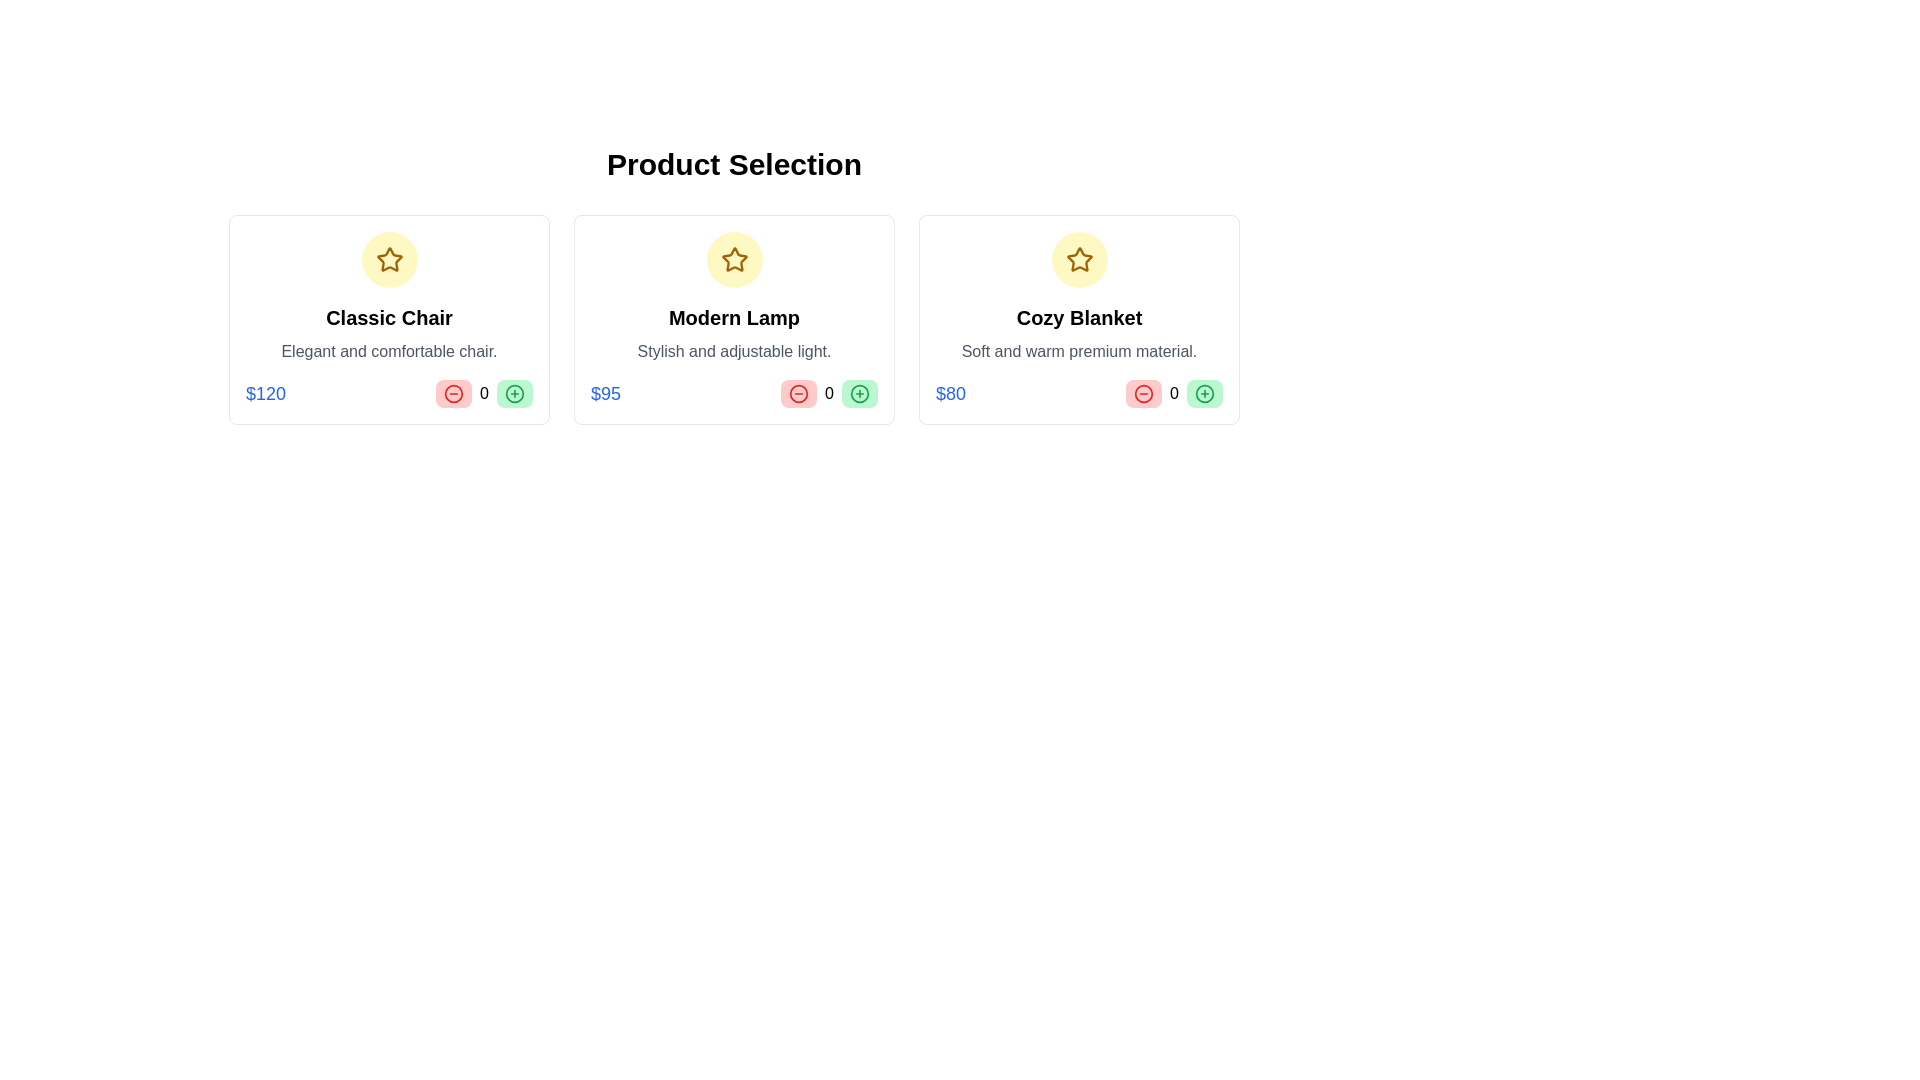 This screenshot has width=1920, height=1080. I want to click on the price information ('$120') in the product card for the 'Classic Chair' to observe any possible tooltips, so click(389, 393).